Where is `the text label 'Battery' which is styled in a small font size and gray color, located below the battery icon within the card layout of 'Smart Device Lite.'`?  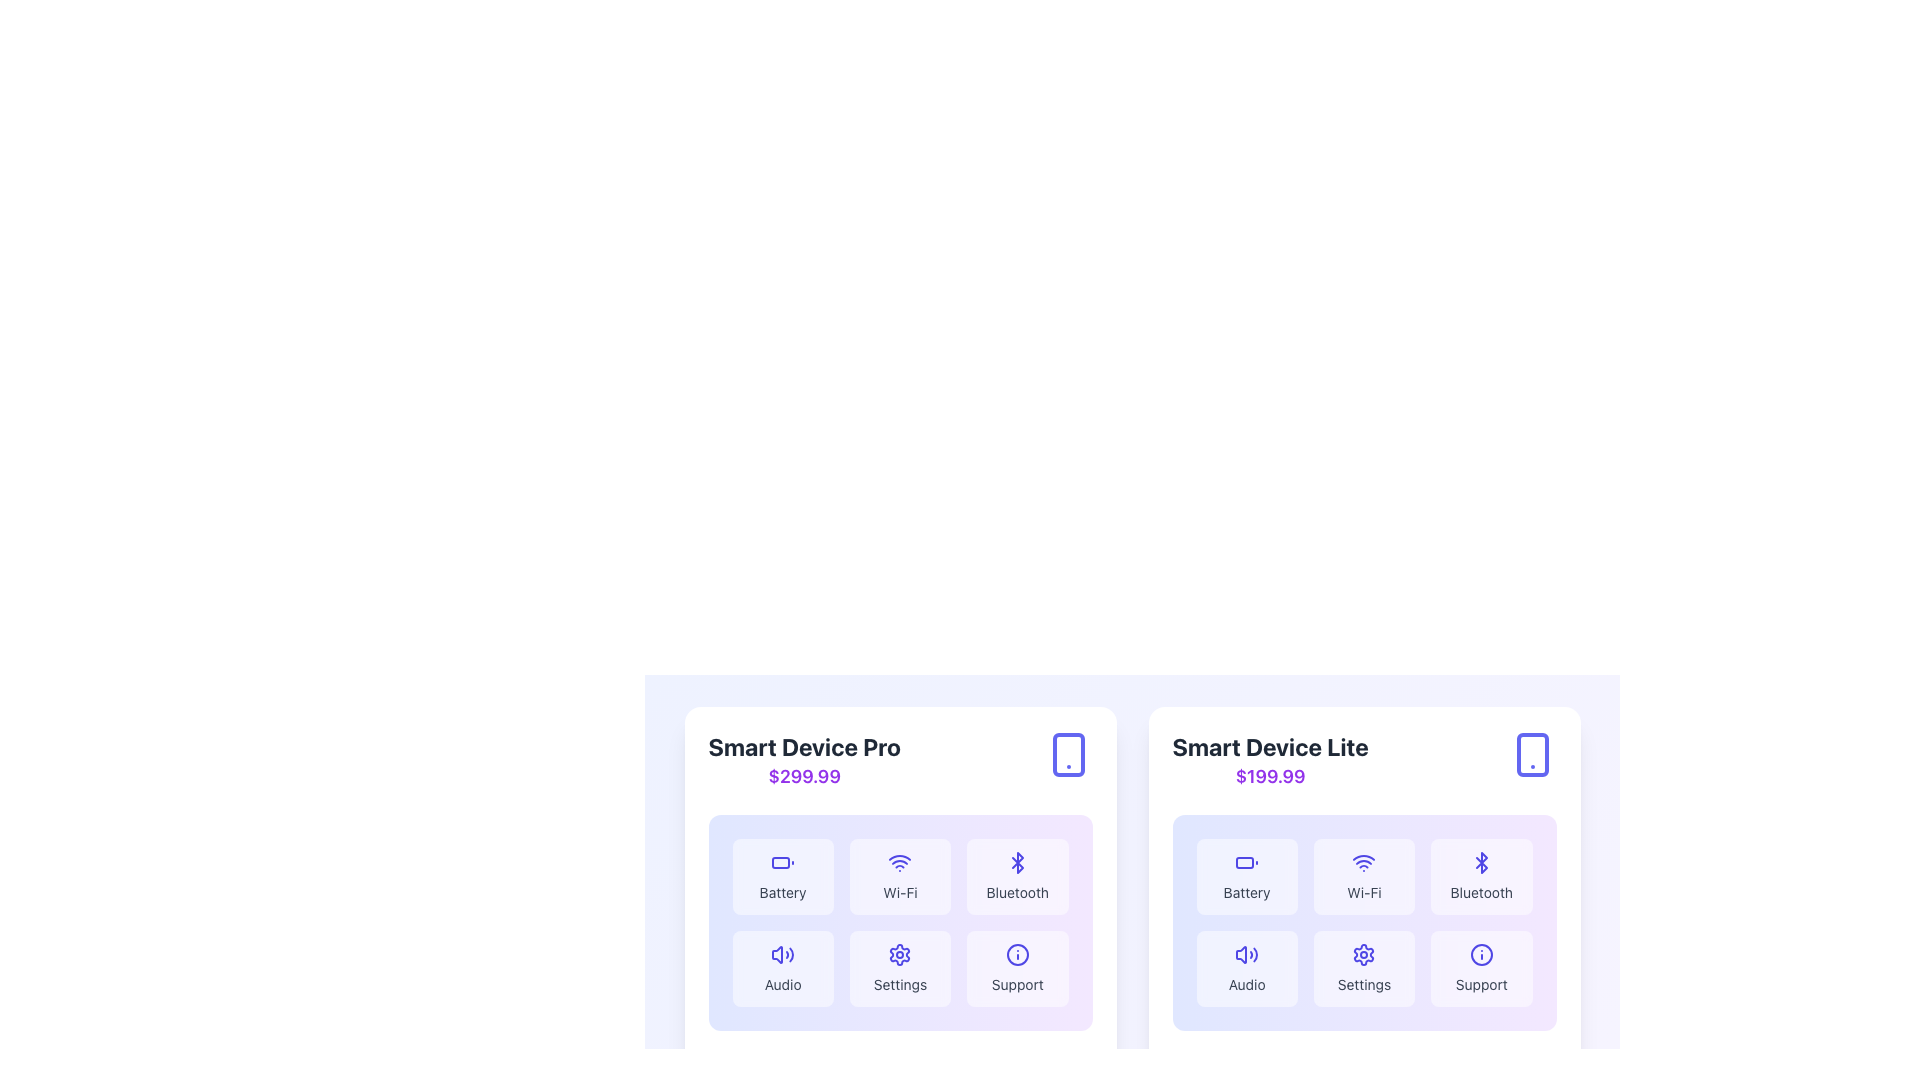 the text label 'Battery' which is styled in a small font size and gray color, located below the battery icon within the card layout of 'Smart Device Lite.' is located at coordinates (1246, 892).